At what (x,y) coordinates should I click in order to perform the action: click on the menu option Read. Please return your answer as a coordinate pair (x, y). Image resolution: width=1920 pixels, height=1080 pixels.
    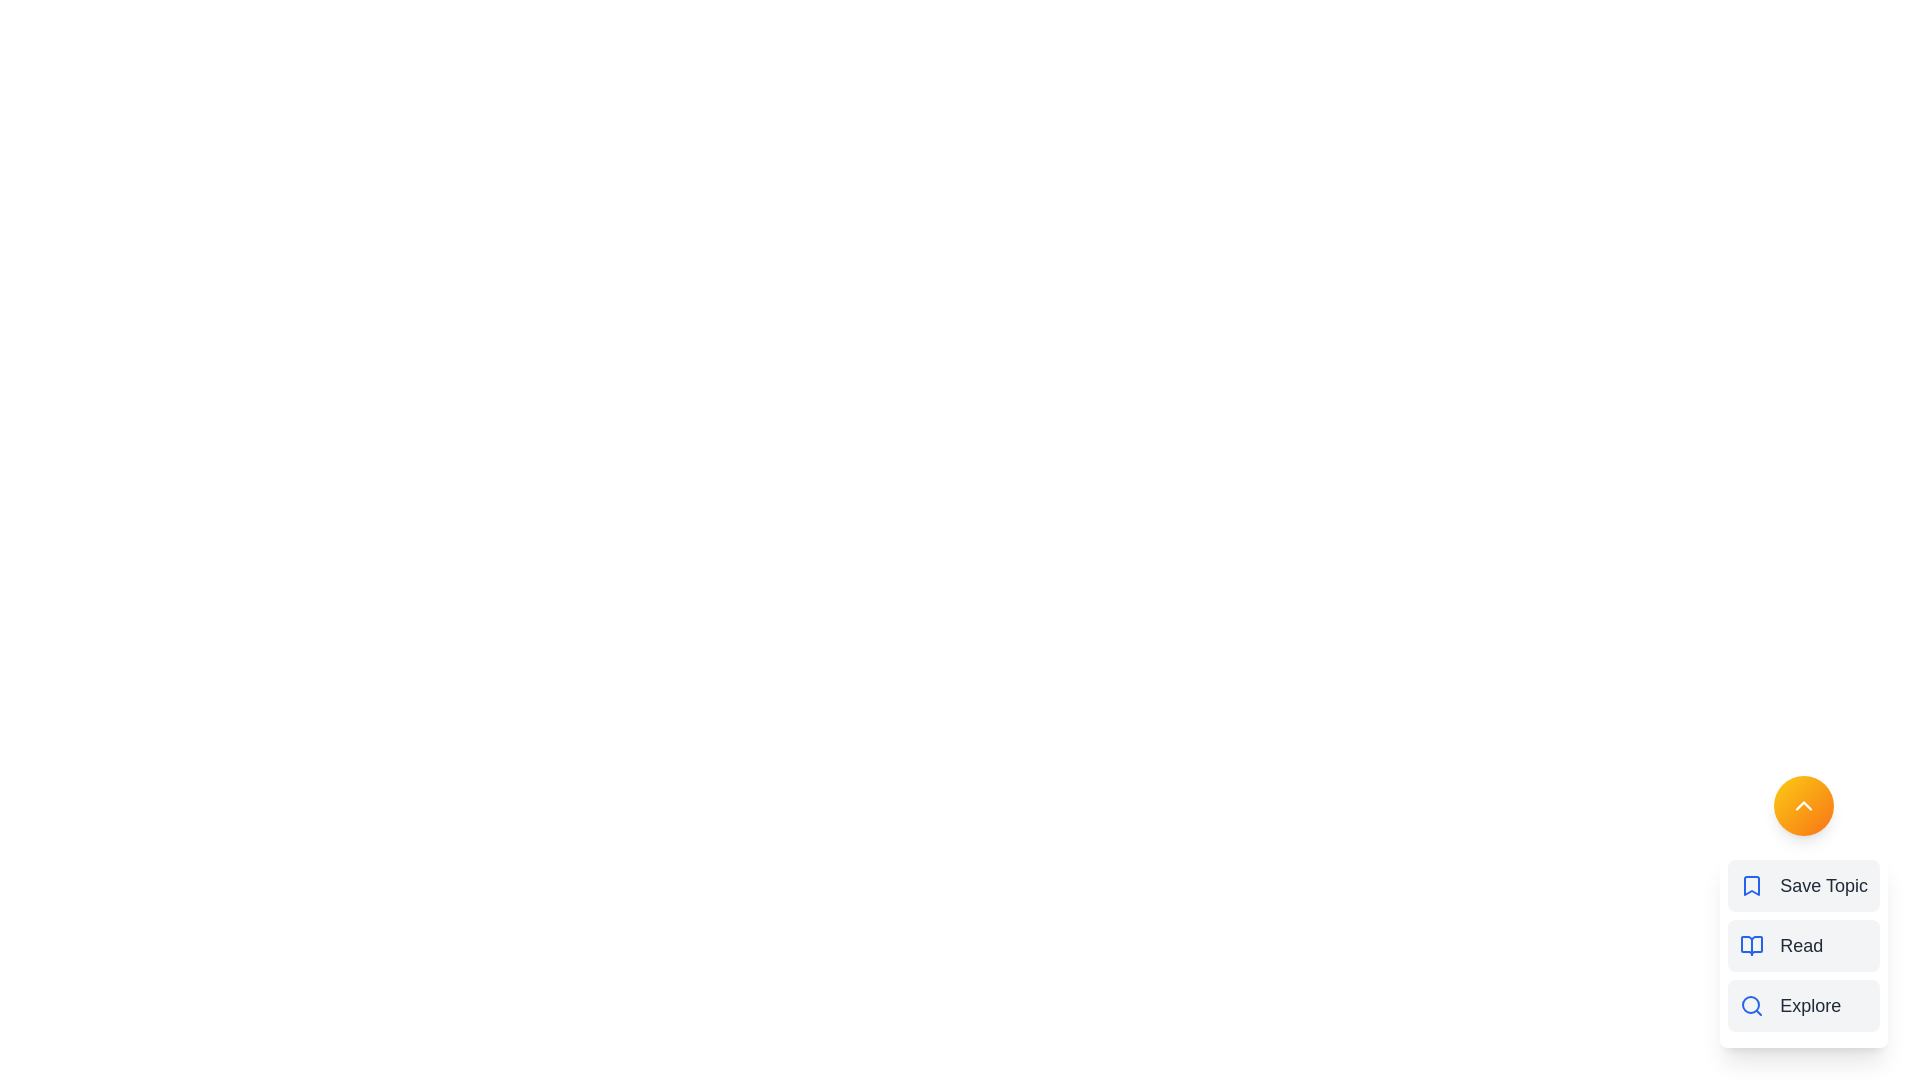
    Looking at the image, I should click on (1804, 945).